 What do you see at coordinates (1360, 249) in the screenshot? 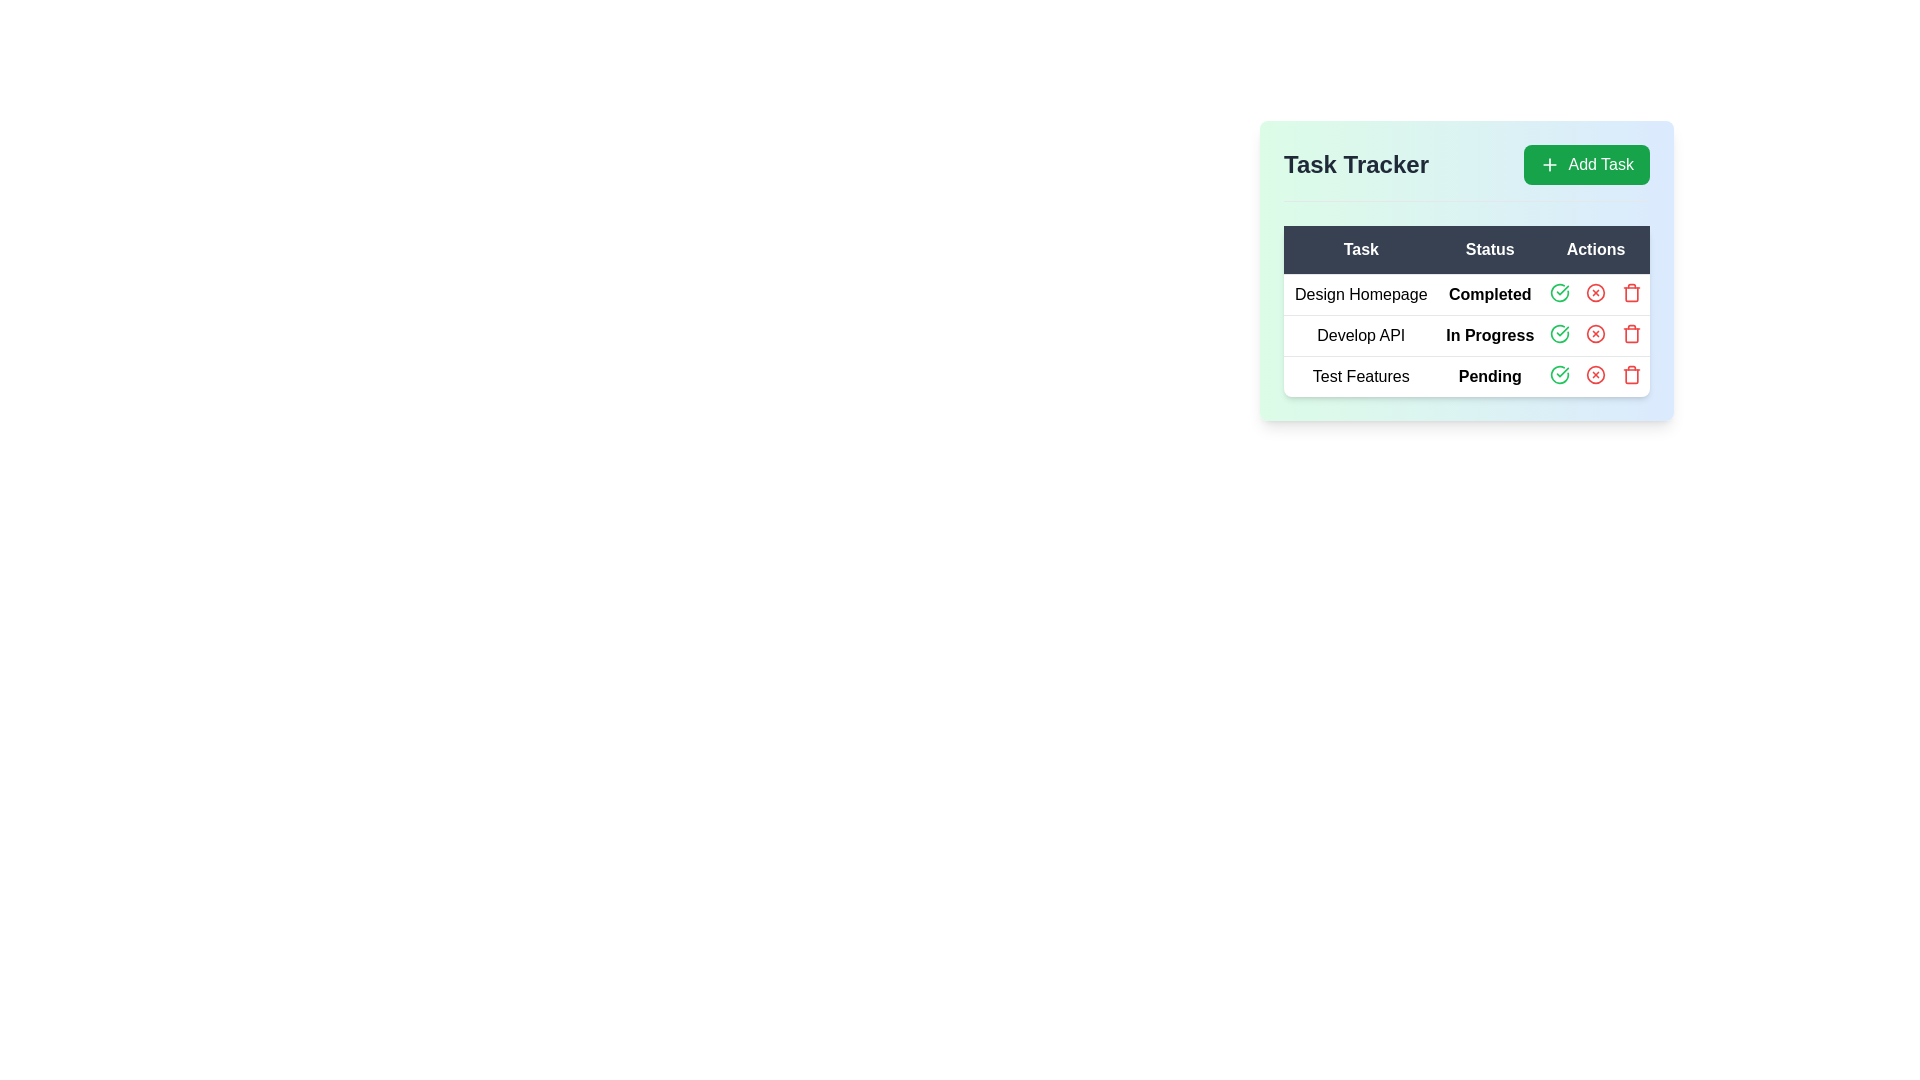
I see `the static text label indicating the 'Task' column in the table header area, which is the first item in the row of headers` at bounding box center [1360, 249].